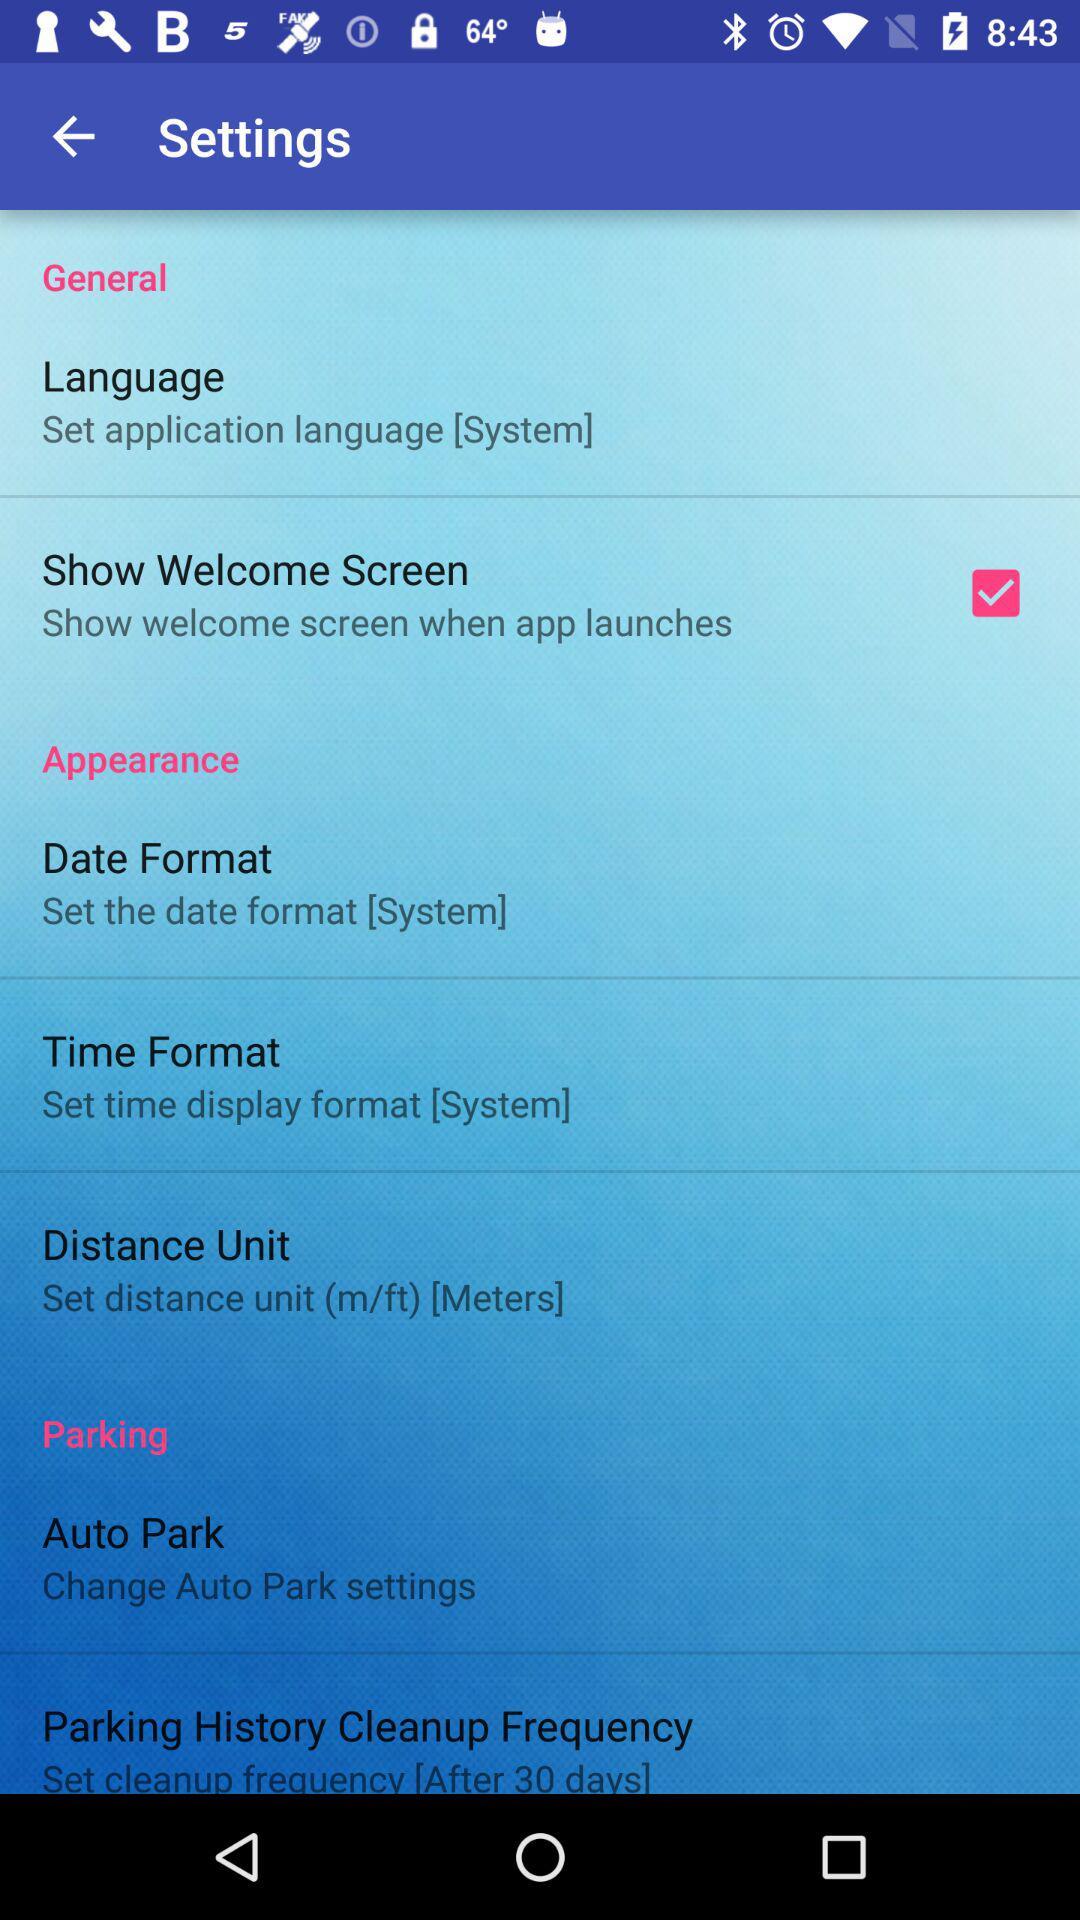 The height and width of the screenshot is (1920, 1080). I want to click on item to the right of show welcome screen, so click(995, 592).